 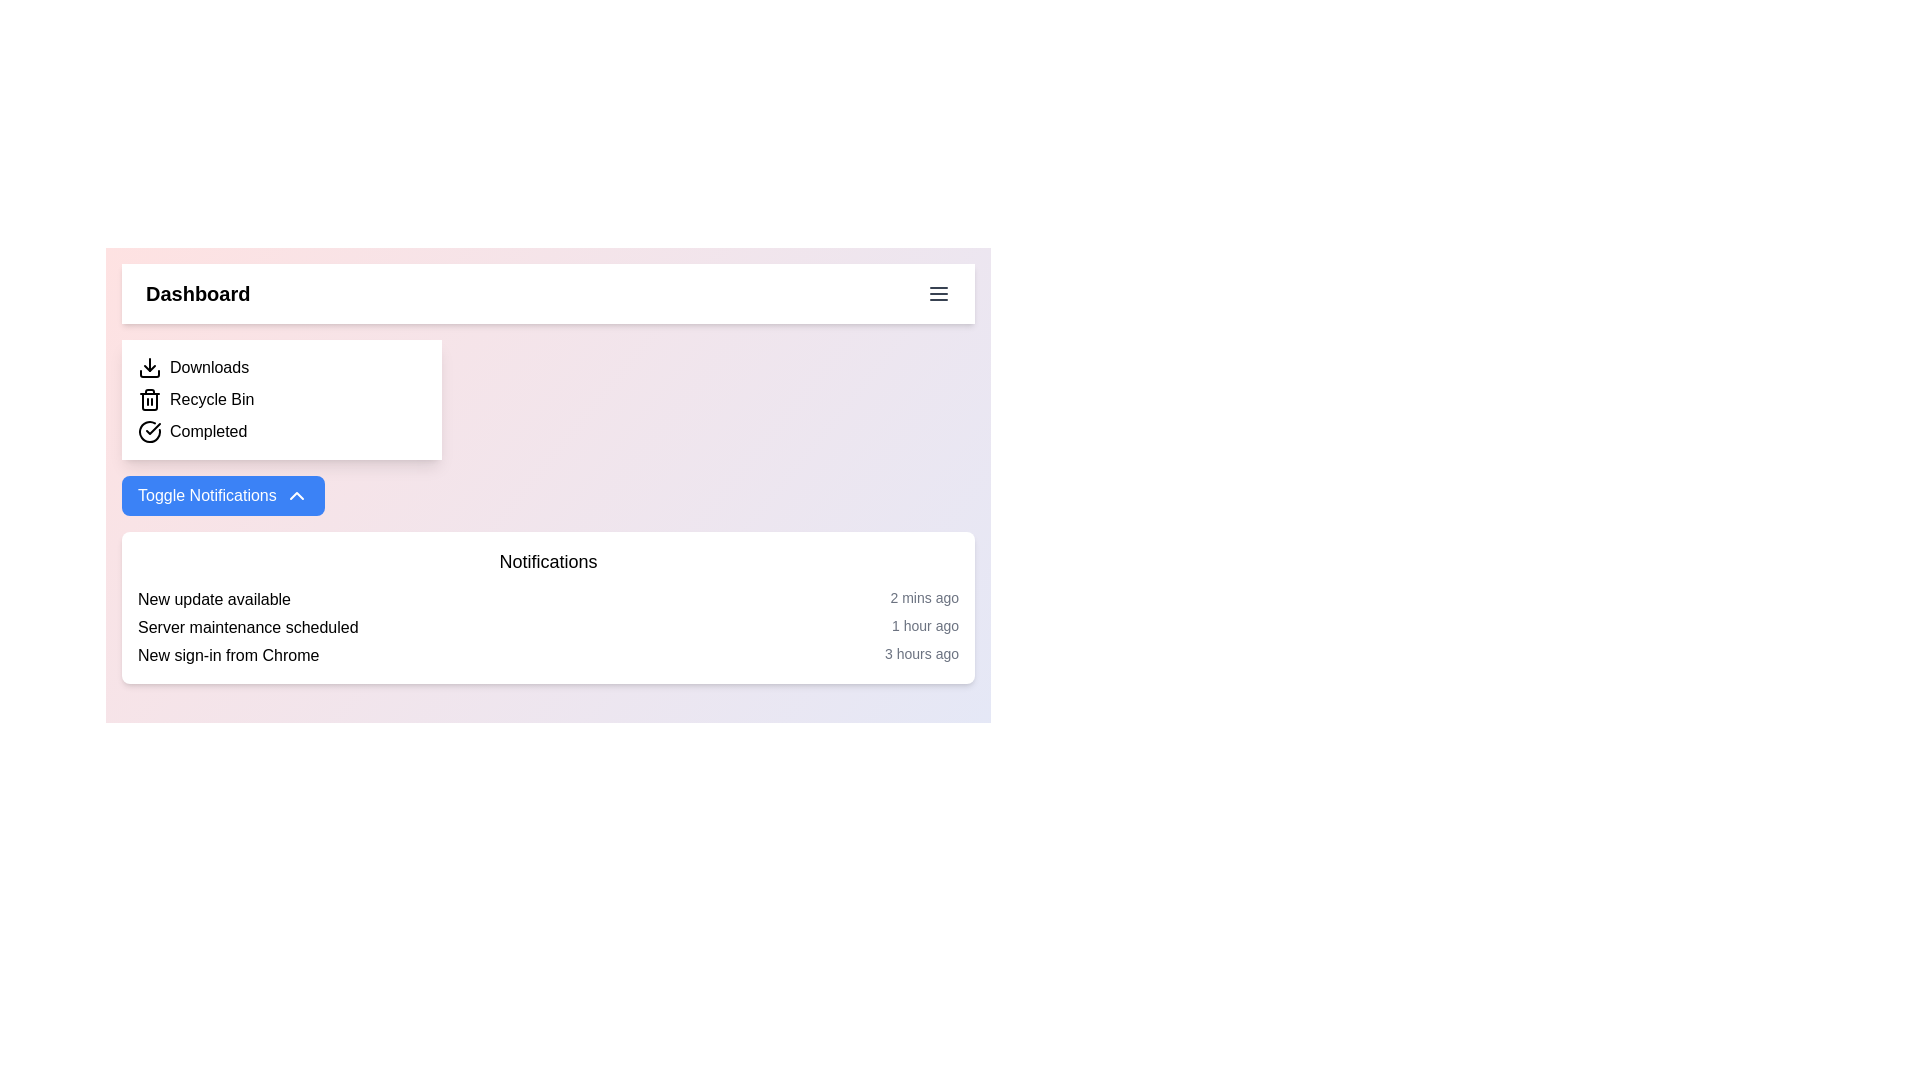 What do you see at coordinates (247, 627) in the screenshot?
I see `the text label displaying 'Server maintenance scheduled' in the Notifications section` at bounding box center [247, 627].